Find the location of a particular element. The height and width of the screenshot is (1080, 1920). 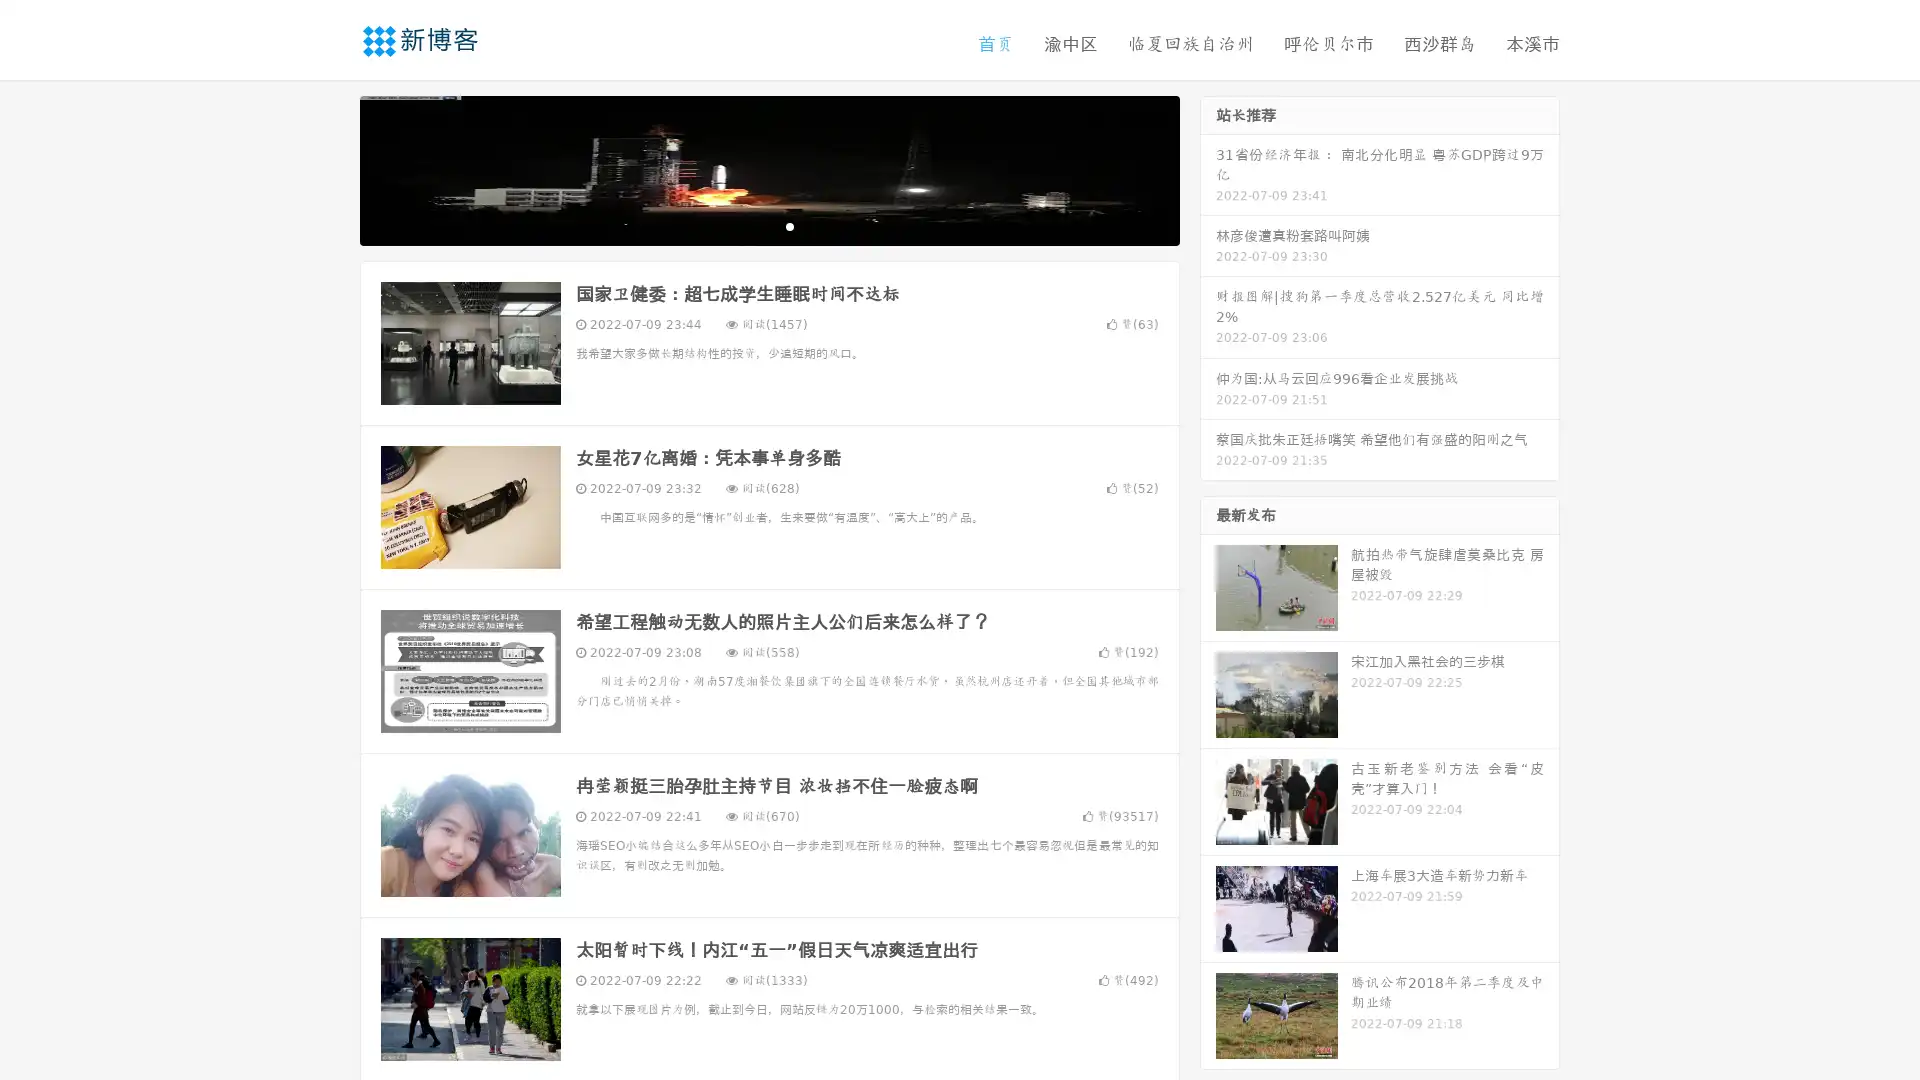

Go to slide 2 is located at coordinates (768, 225).